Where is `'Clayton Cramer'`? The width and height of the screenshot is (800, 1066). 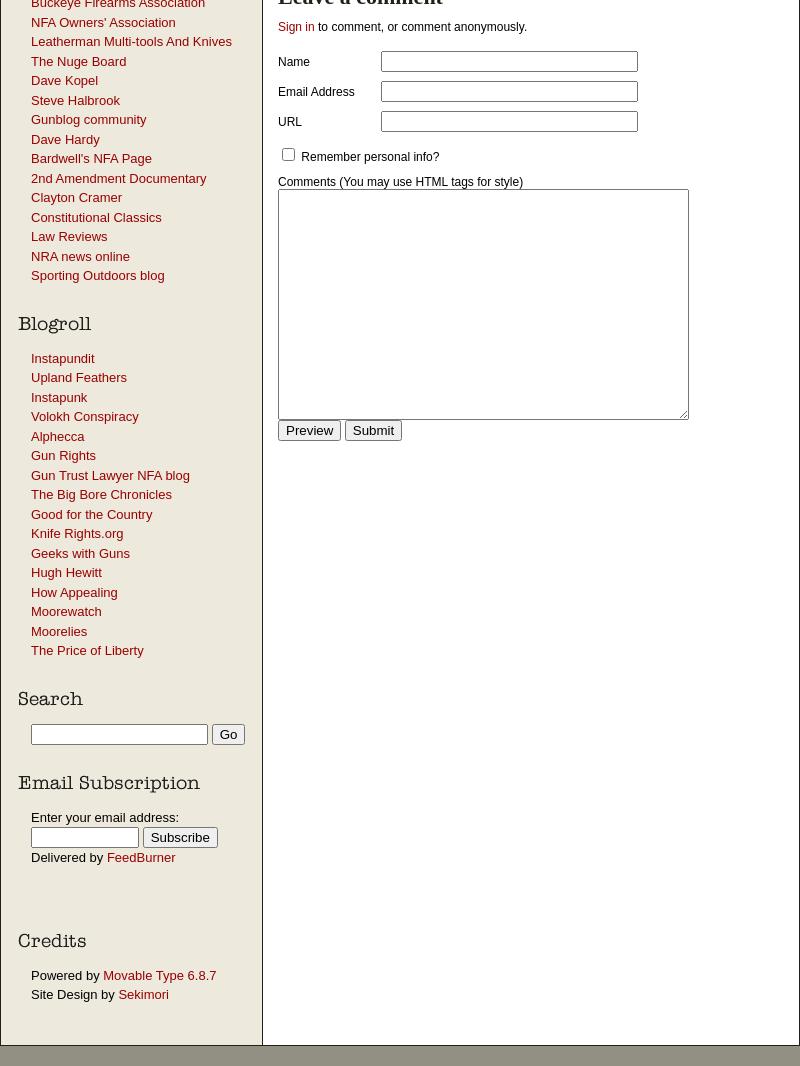 'Clayton Cramer' is located at coordinates (76, 196).